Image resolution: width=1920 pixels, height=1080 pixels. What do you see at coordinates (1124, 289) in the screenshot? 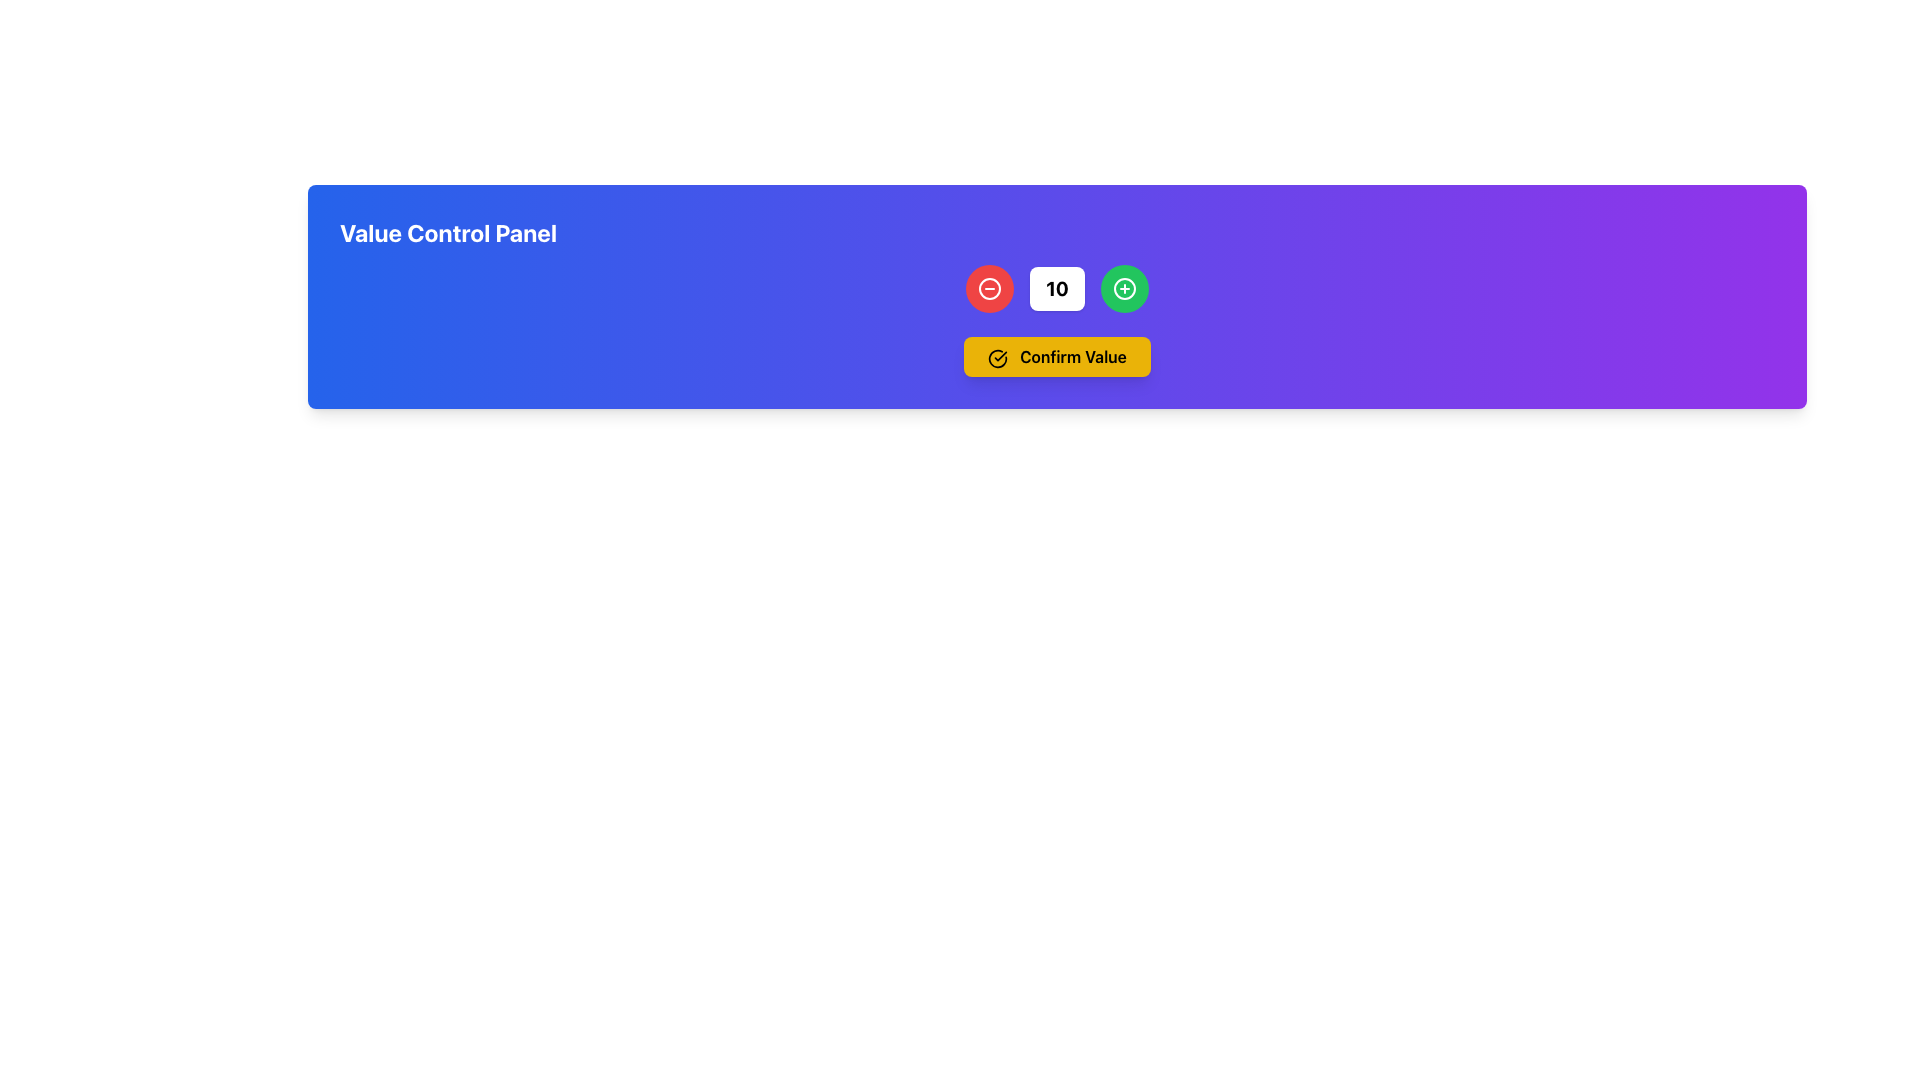
I see `the green circular button containing the SVG circle with a white cross in the center, which represents the 'add' action` at bounding box center [1124, 289].